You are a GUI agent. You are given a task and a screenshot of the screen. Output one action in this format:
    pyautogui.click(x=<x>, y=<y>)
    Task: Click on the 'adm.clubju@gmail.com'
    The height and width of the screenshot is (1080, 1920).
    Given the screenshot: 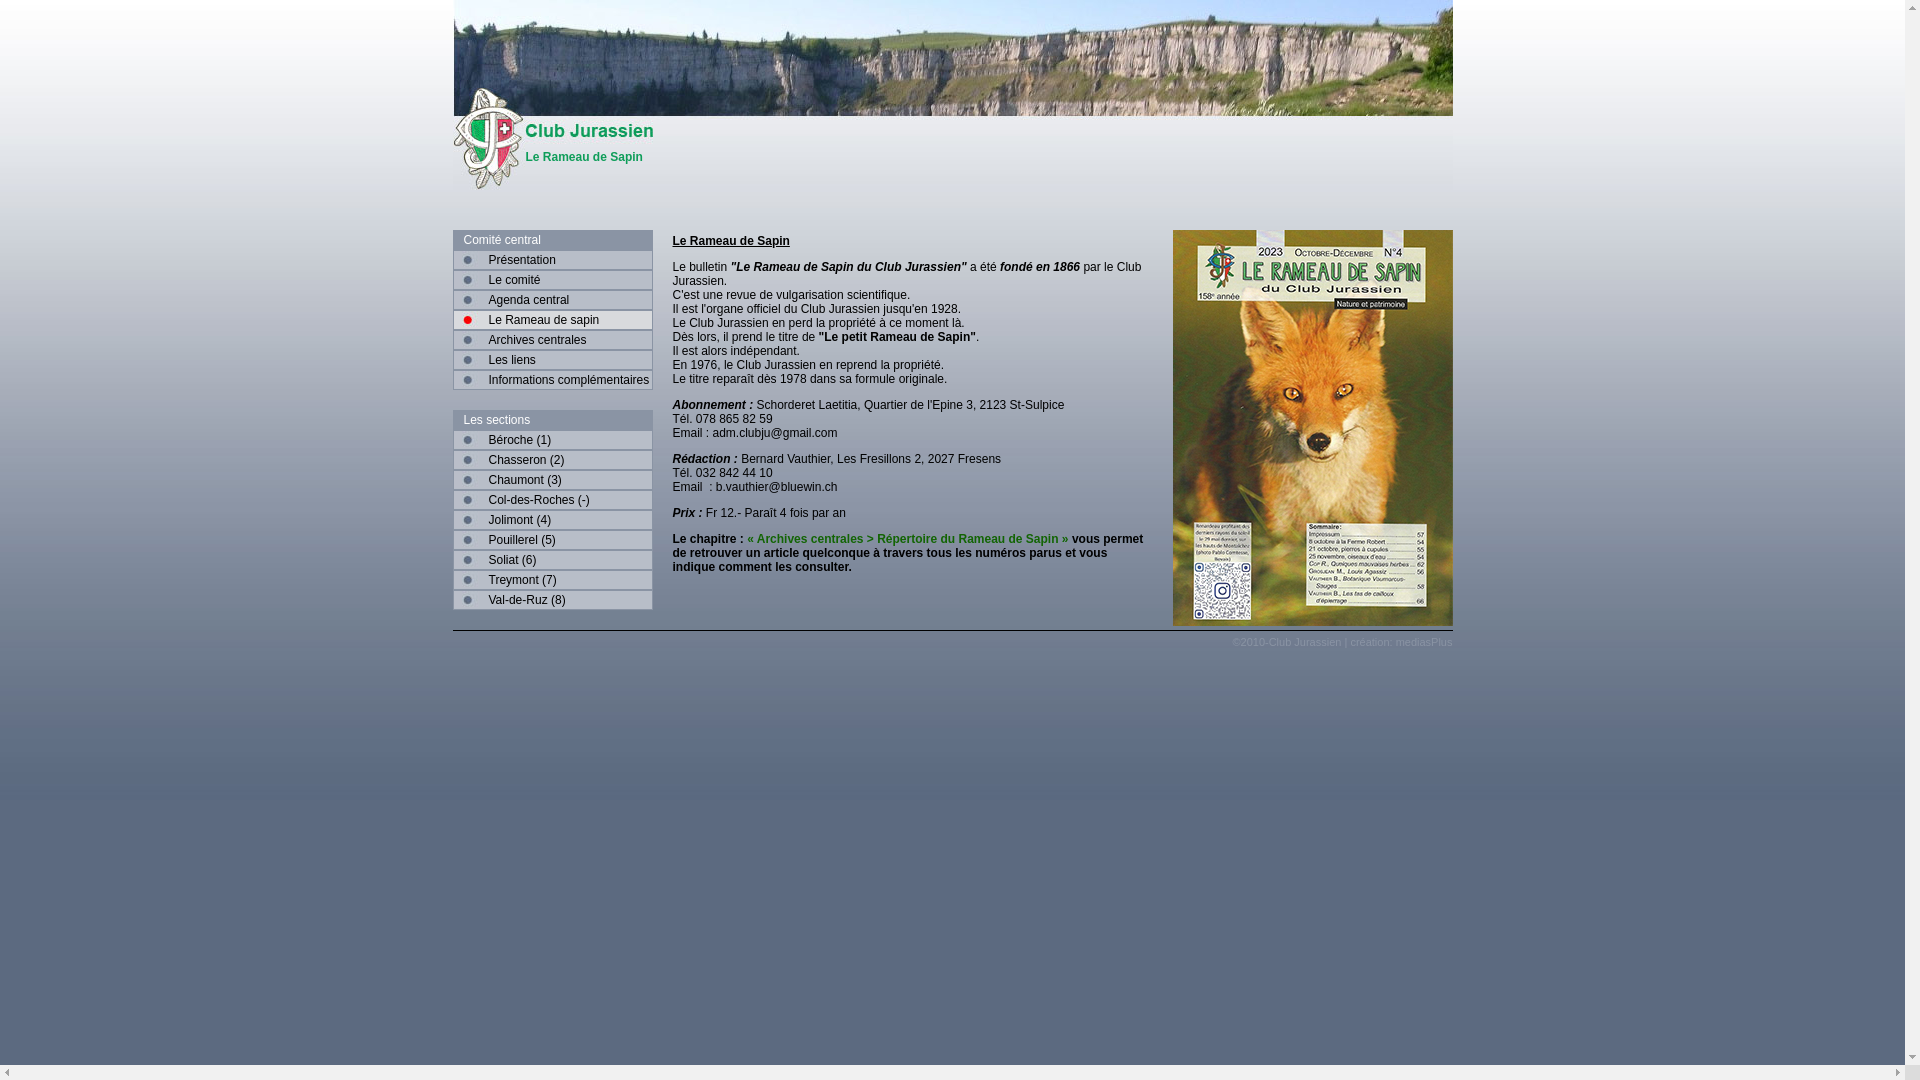 What is the action you would take?
    pyautogui.click(x=774, y=431)
    